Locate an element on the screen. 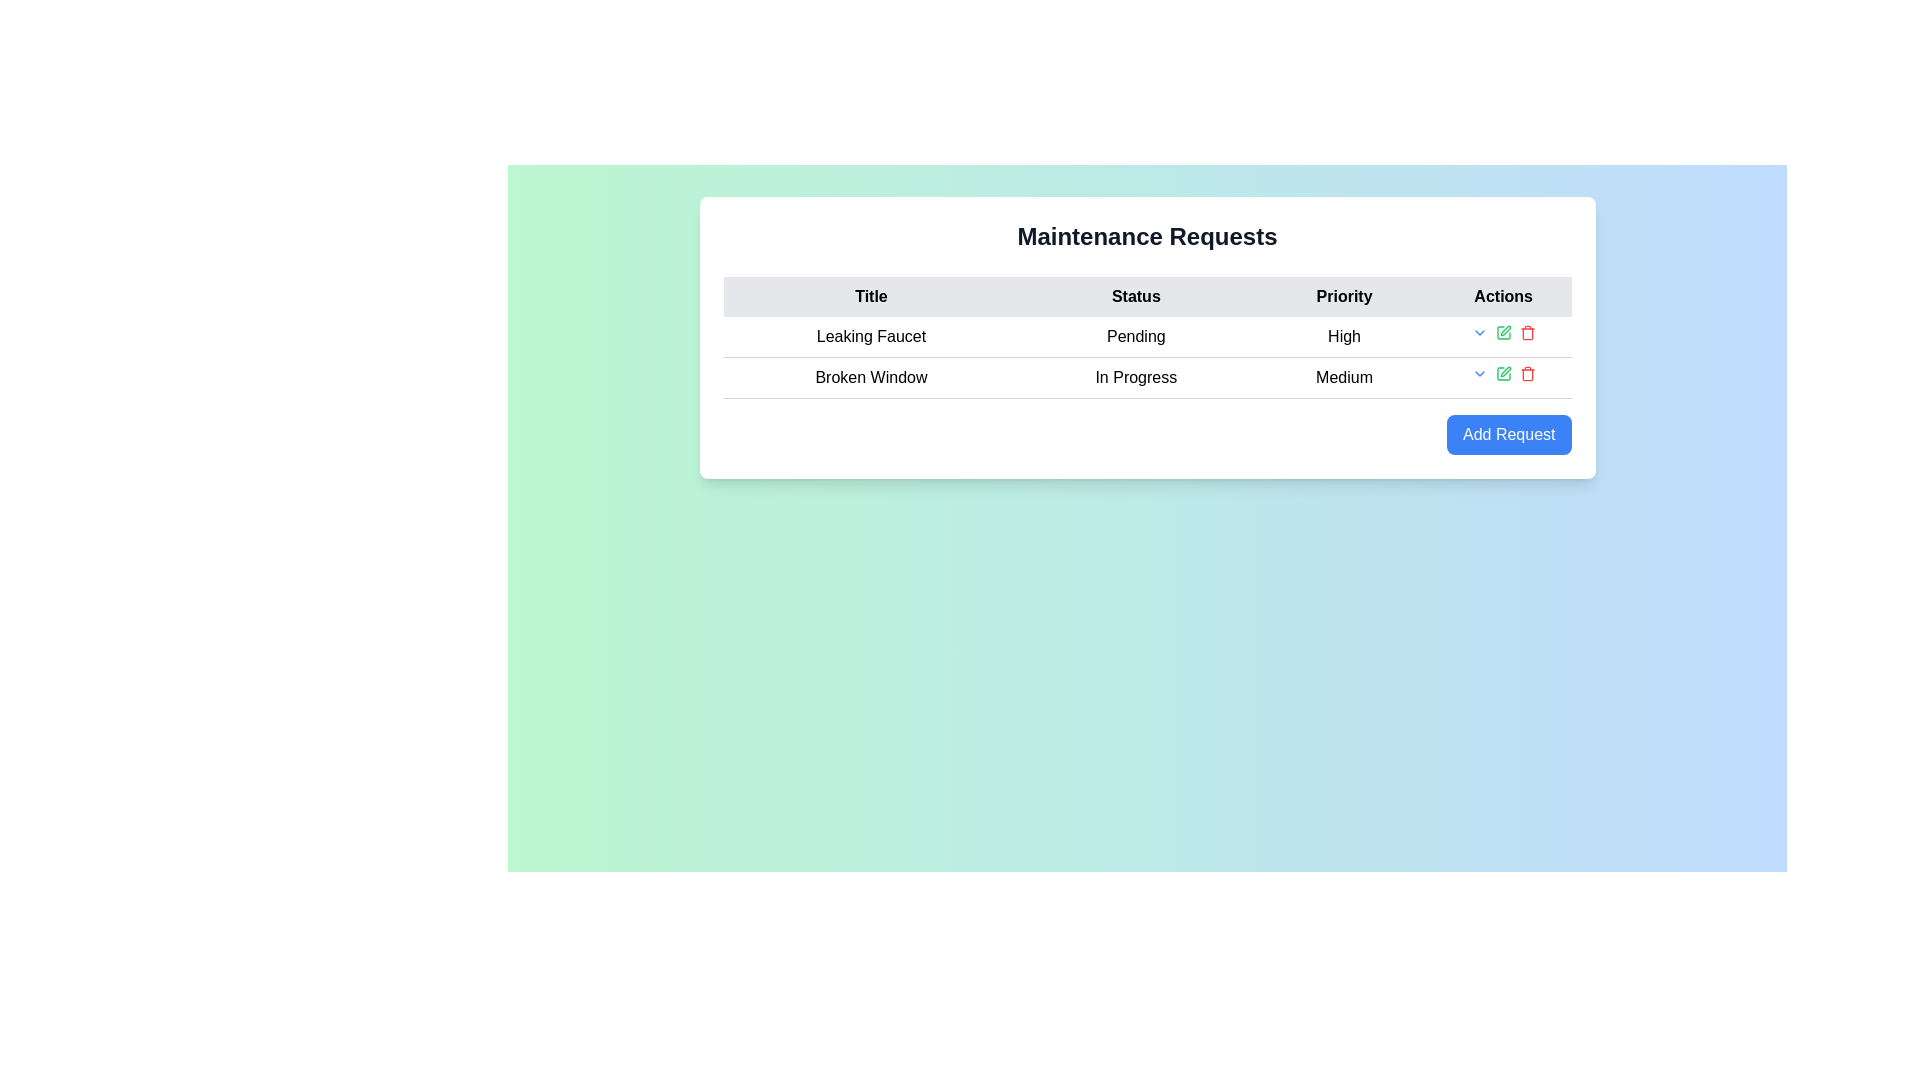  the 'High' priority text label located in the first row, third column of the table under the 'Priority' heading, adjacent to the 'Pending' status and near action buttons is located at coordinates (1344, 336).